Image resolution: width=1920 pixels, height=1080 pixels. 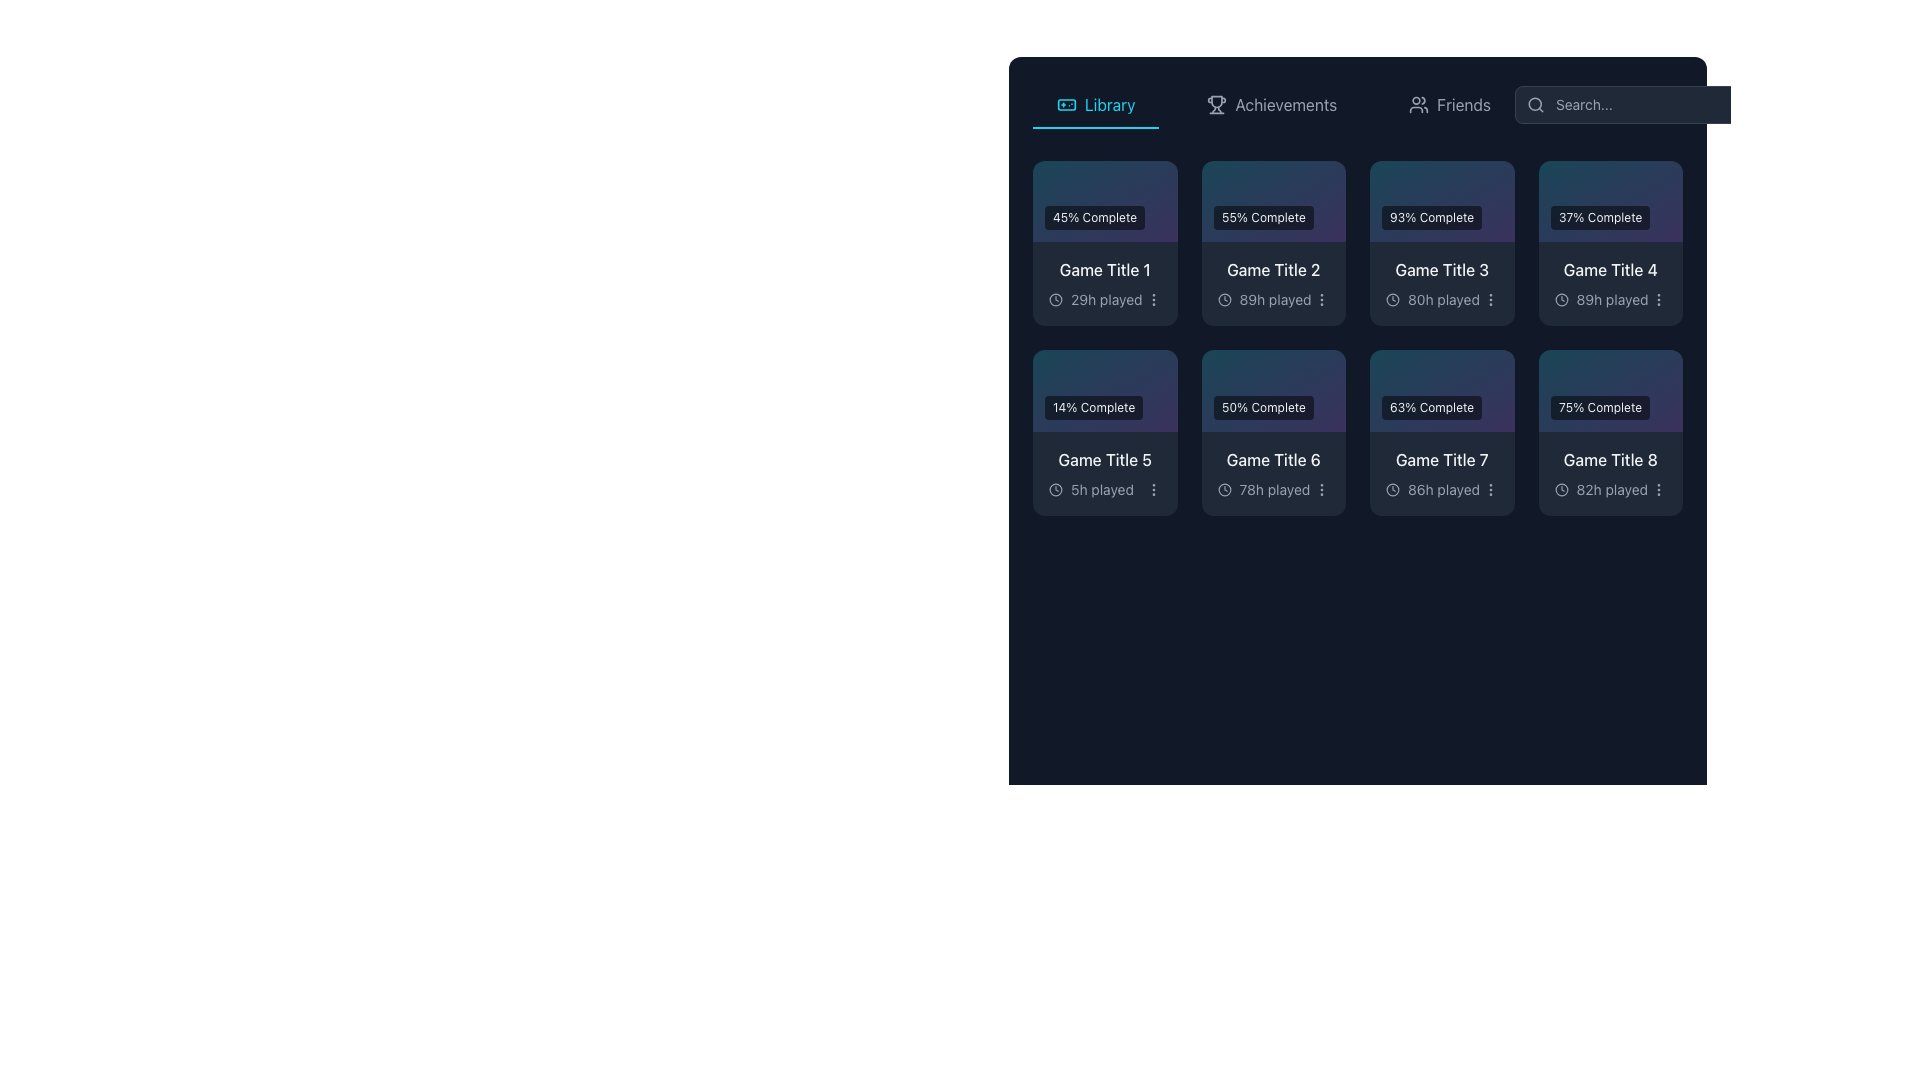 What do you see at coordinates (1109, 104) in the screenshot?
I see `the navigational label displaying the word 'Library' in cyan color` at bounding box center [1109, 104].